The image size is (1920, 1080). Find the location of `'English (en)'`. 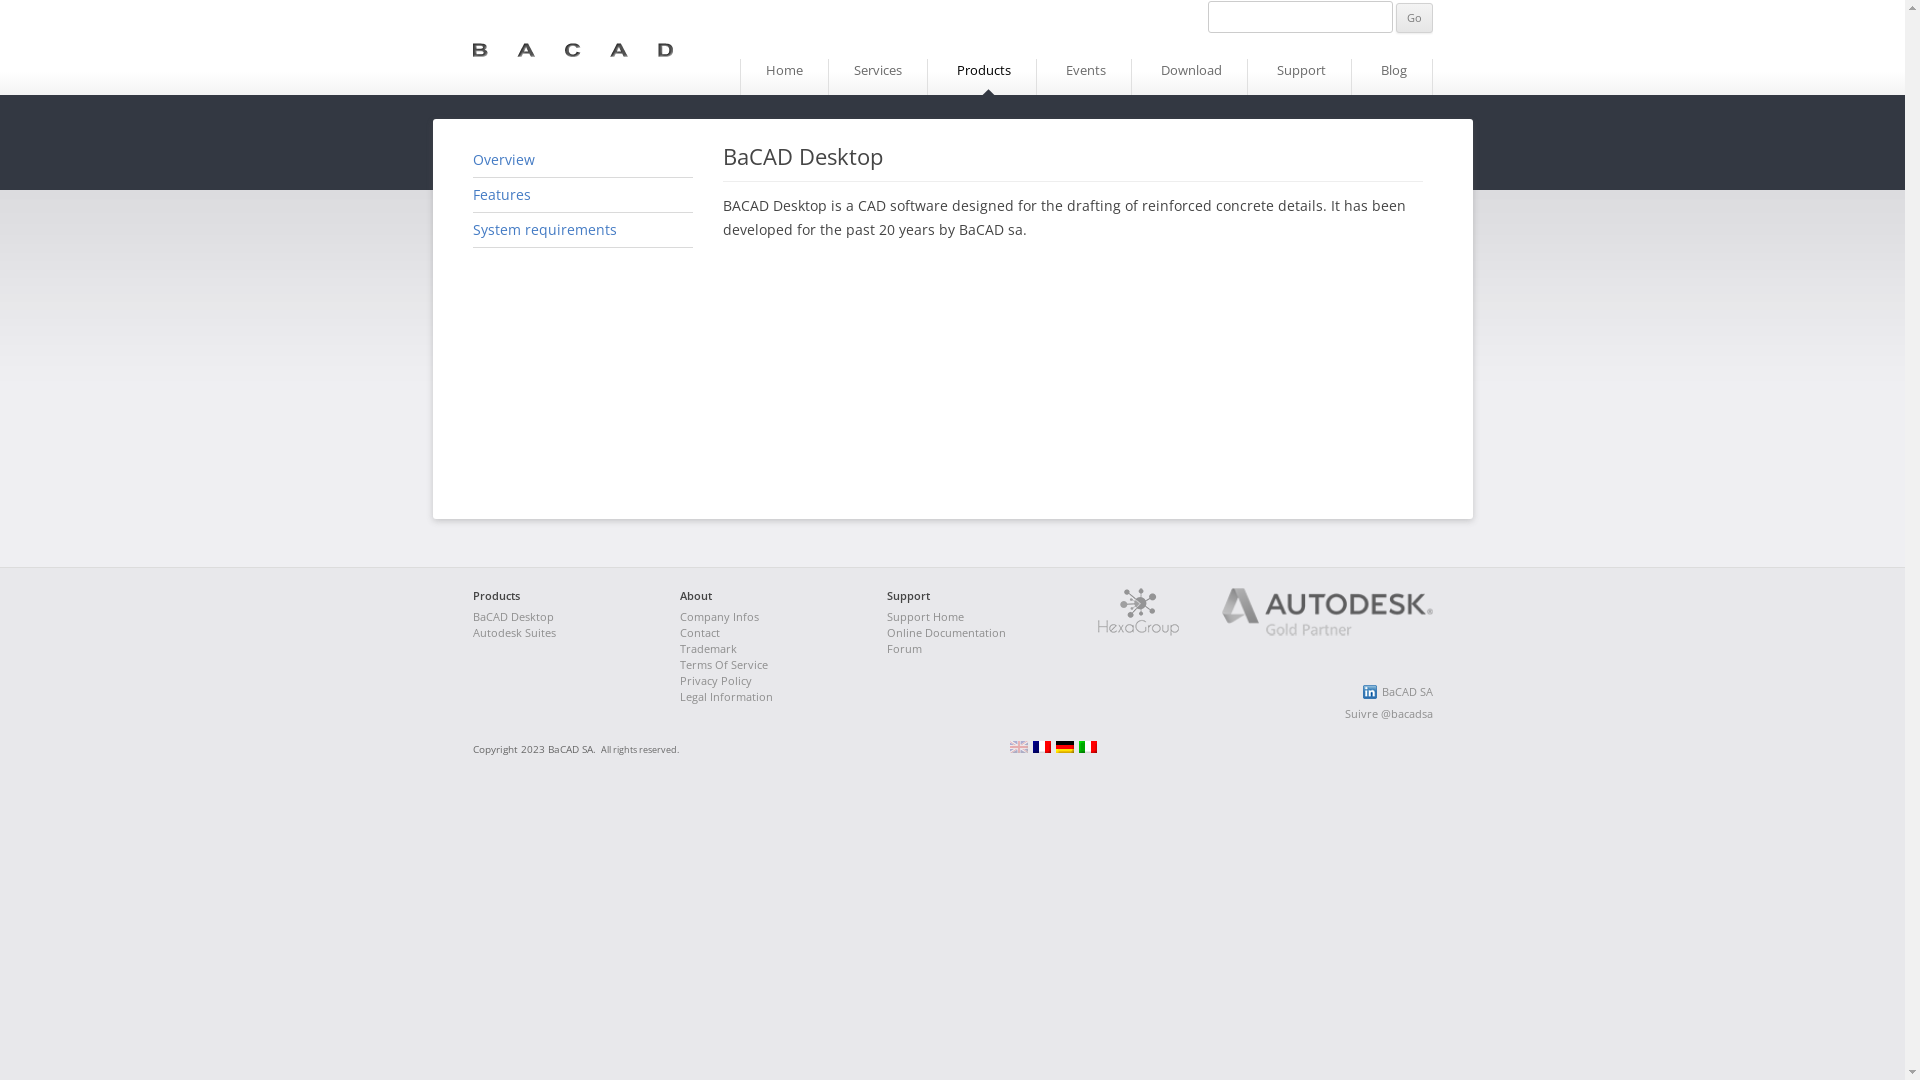

'English (en)' is located at coordinates (1018, 748).